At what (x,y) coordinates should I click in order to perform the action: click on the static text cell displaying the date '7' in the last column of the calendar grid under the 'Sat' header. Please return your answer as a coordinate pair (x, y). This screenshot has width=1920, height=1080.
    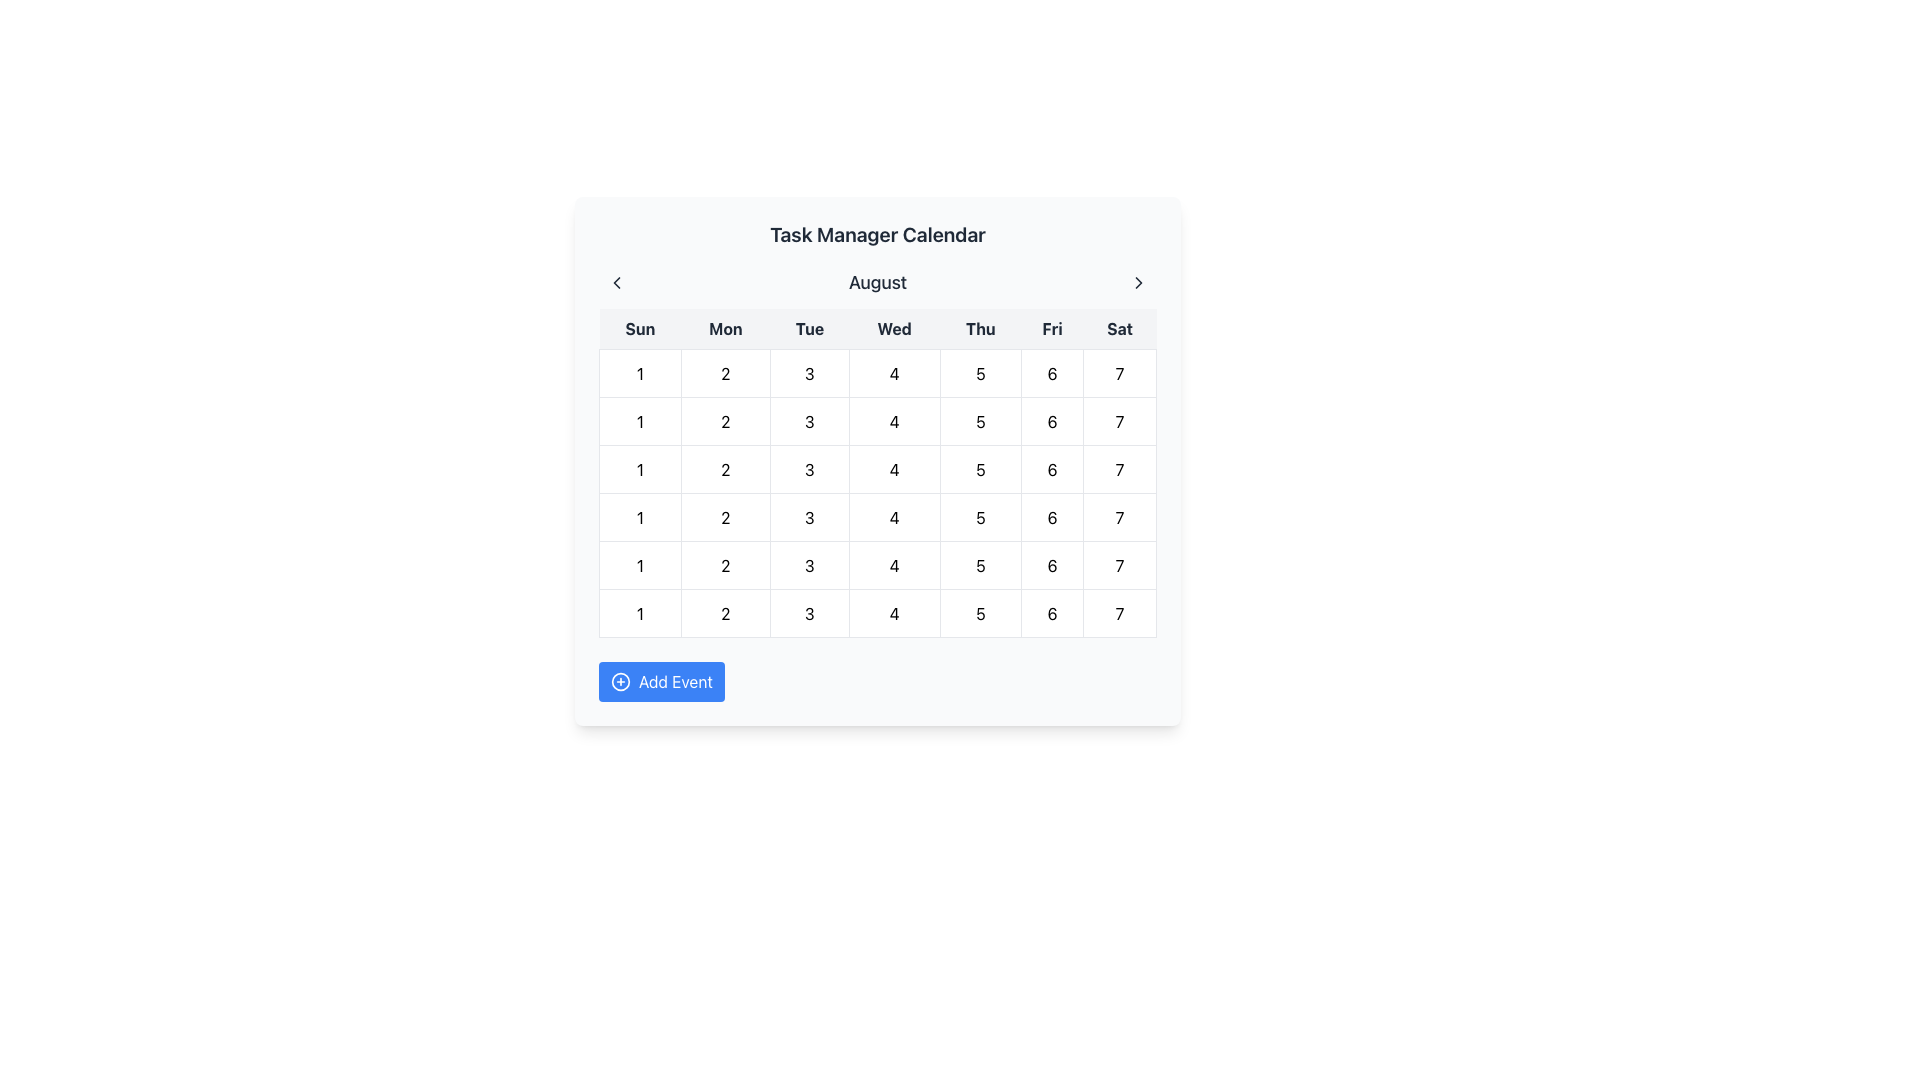
    Looking at the image, I should click on (1120, 373).